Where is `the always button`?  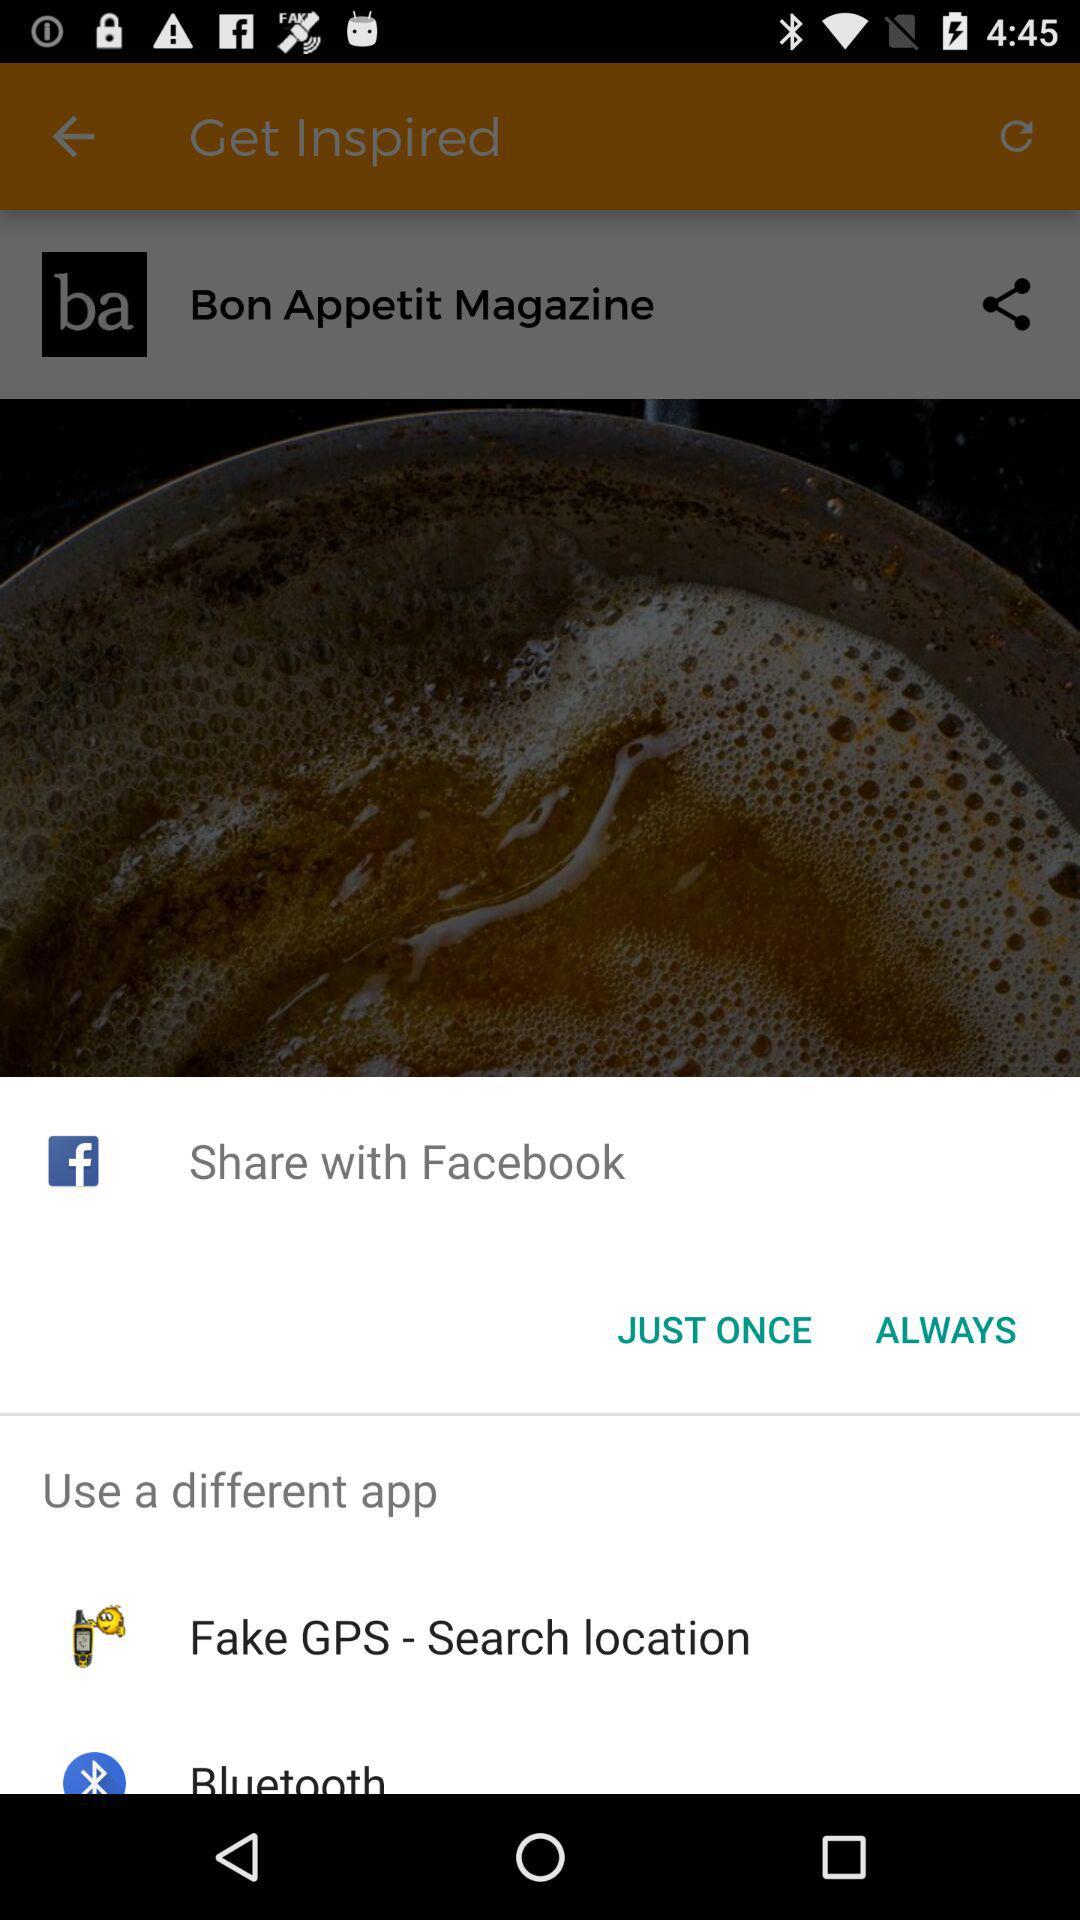
the always button is located at coordinates (945, 1329).